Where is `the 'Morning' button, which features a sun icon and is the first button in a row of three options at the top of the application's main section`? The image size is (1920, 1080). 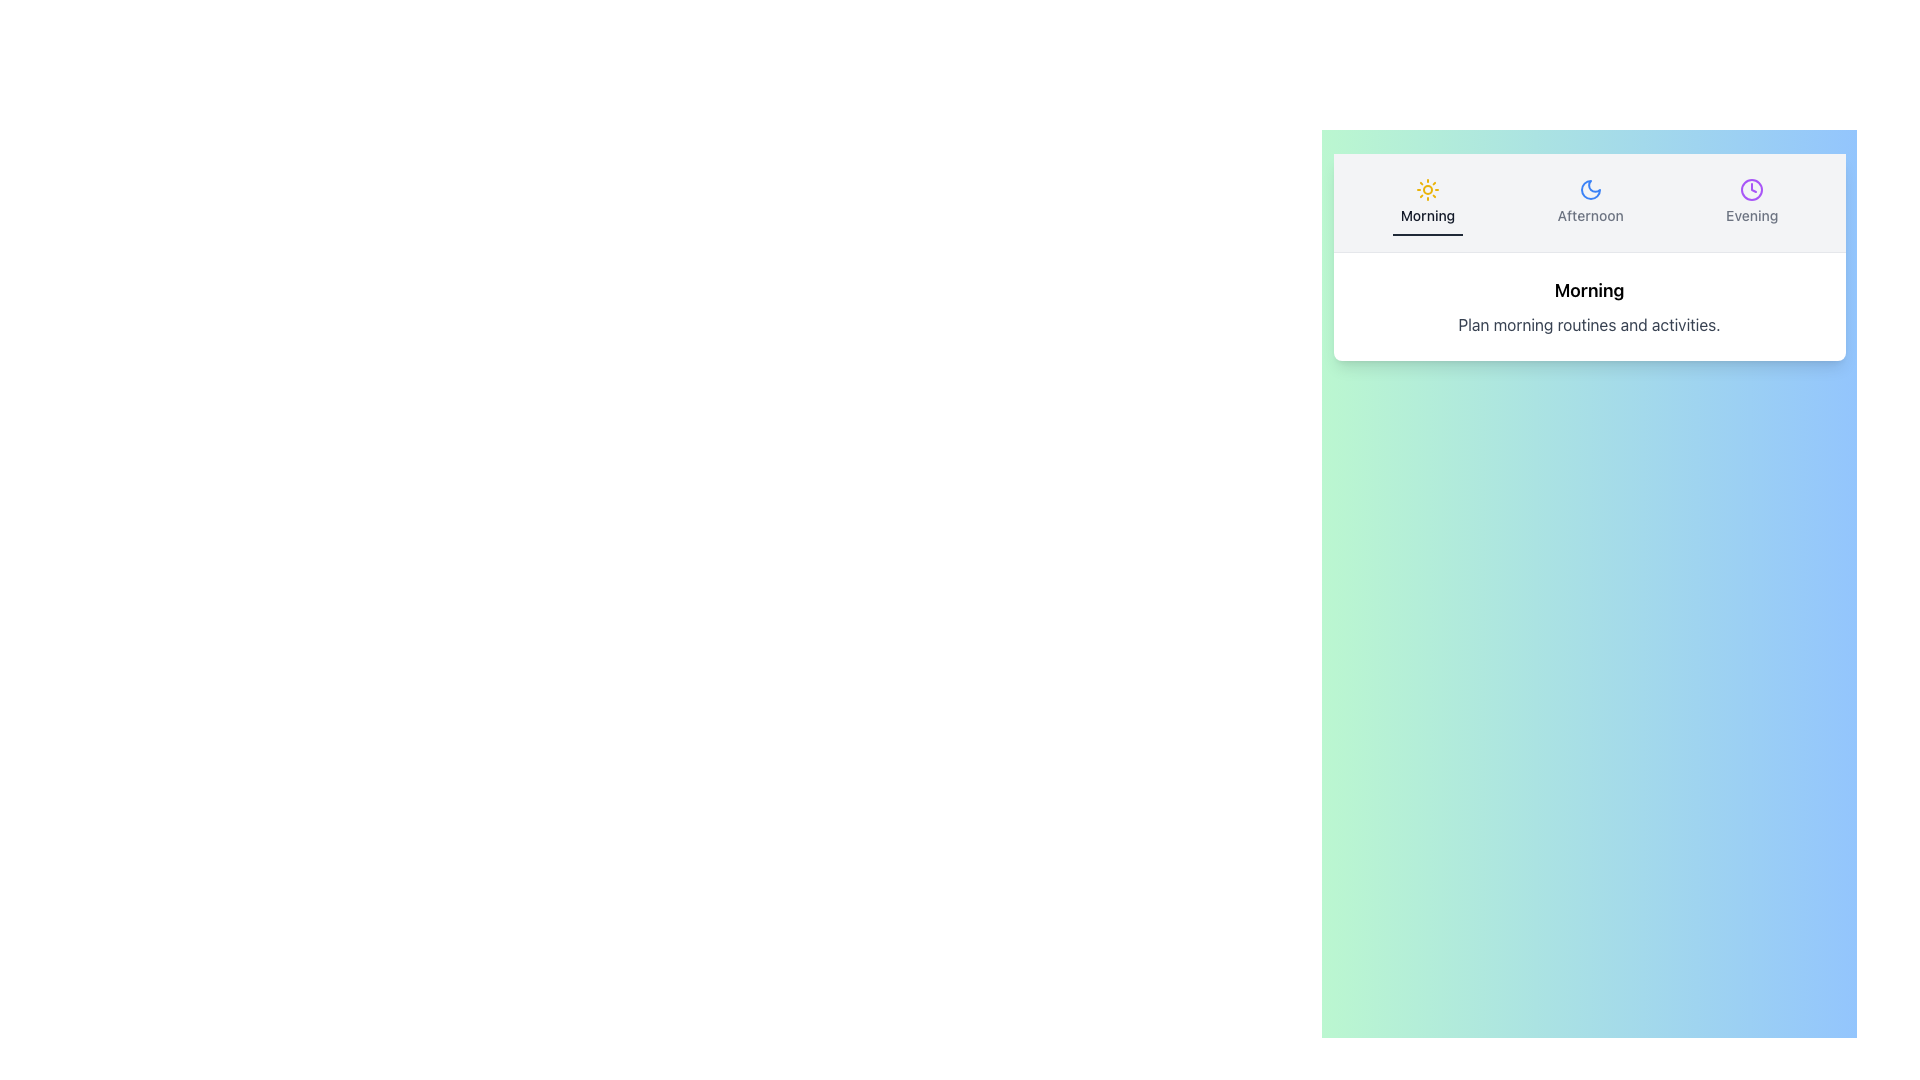 the 'Morning' button, which features a sun icon and is the first button in a row of three options at the top of the application's main section is located at coordinates (1426, 203).